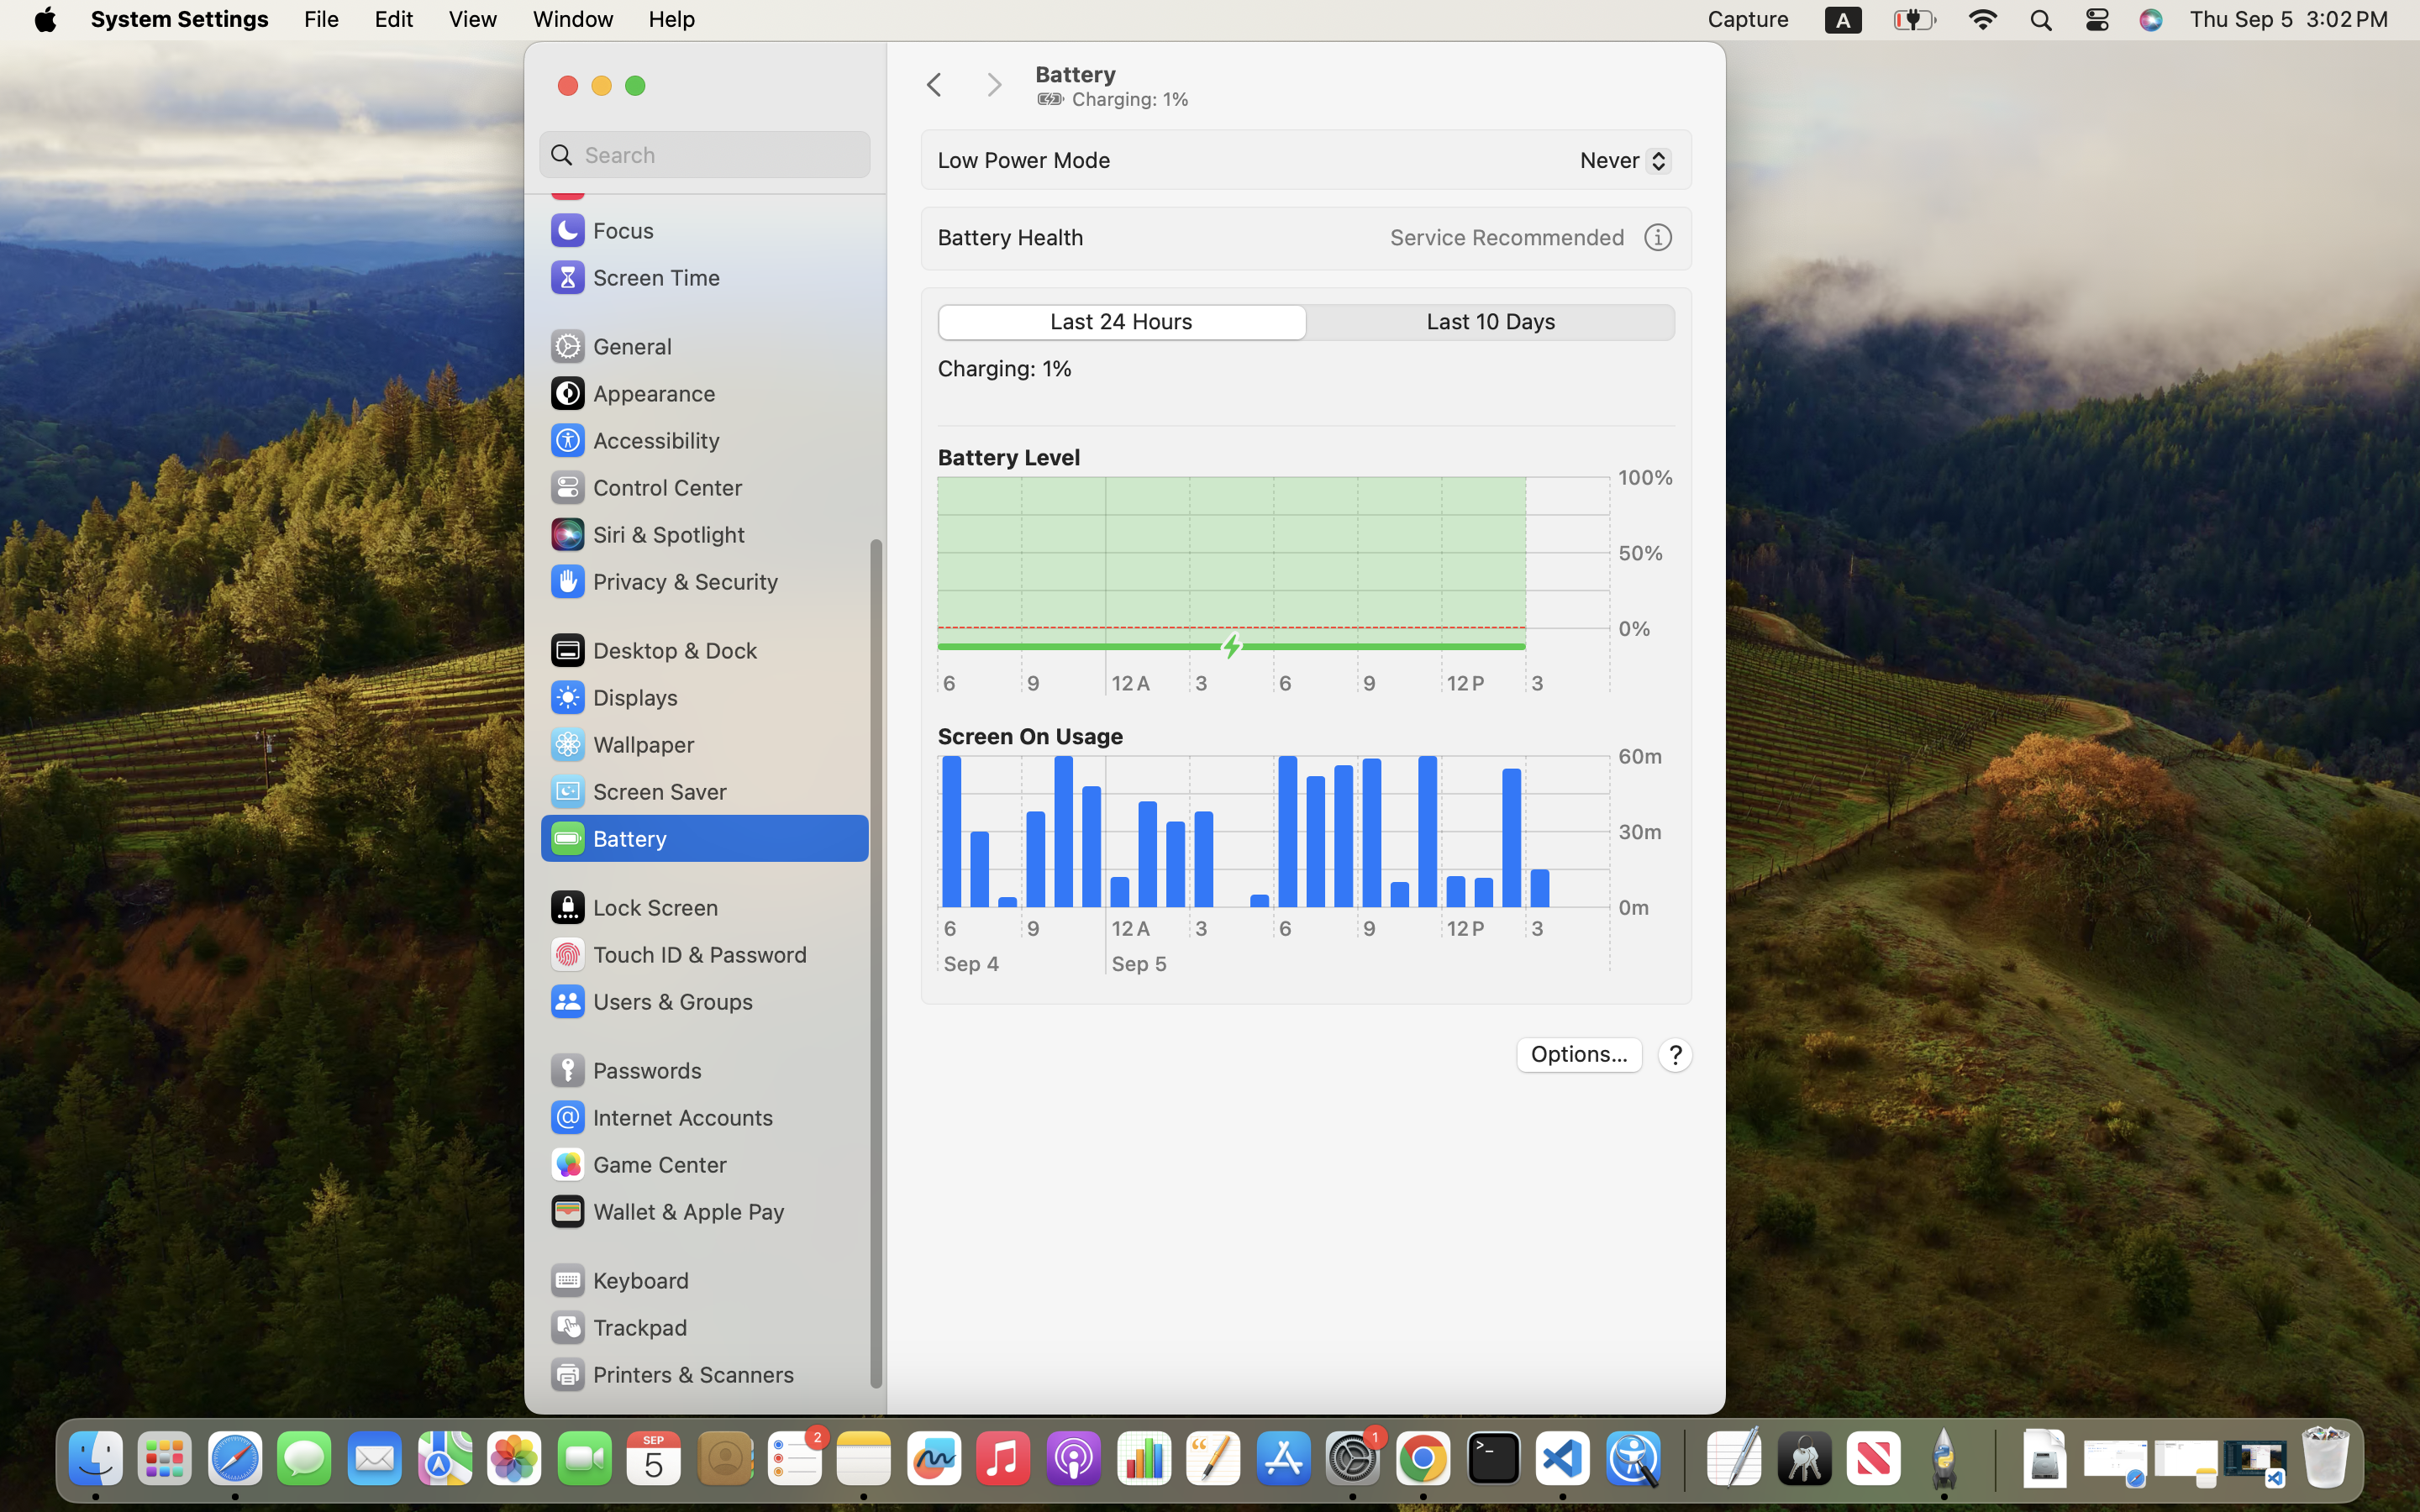  I want to click on 'Battery Level', so click(1007, 456).